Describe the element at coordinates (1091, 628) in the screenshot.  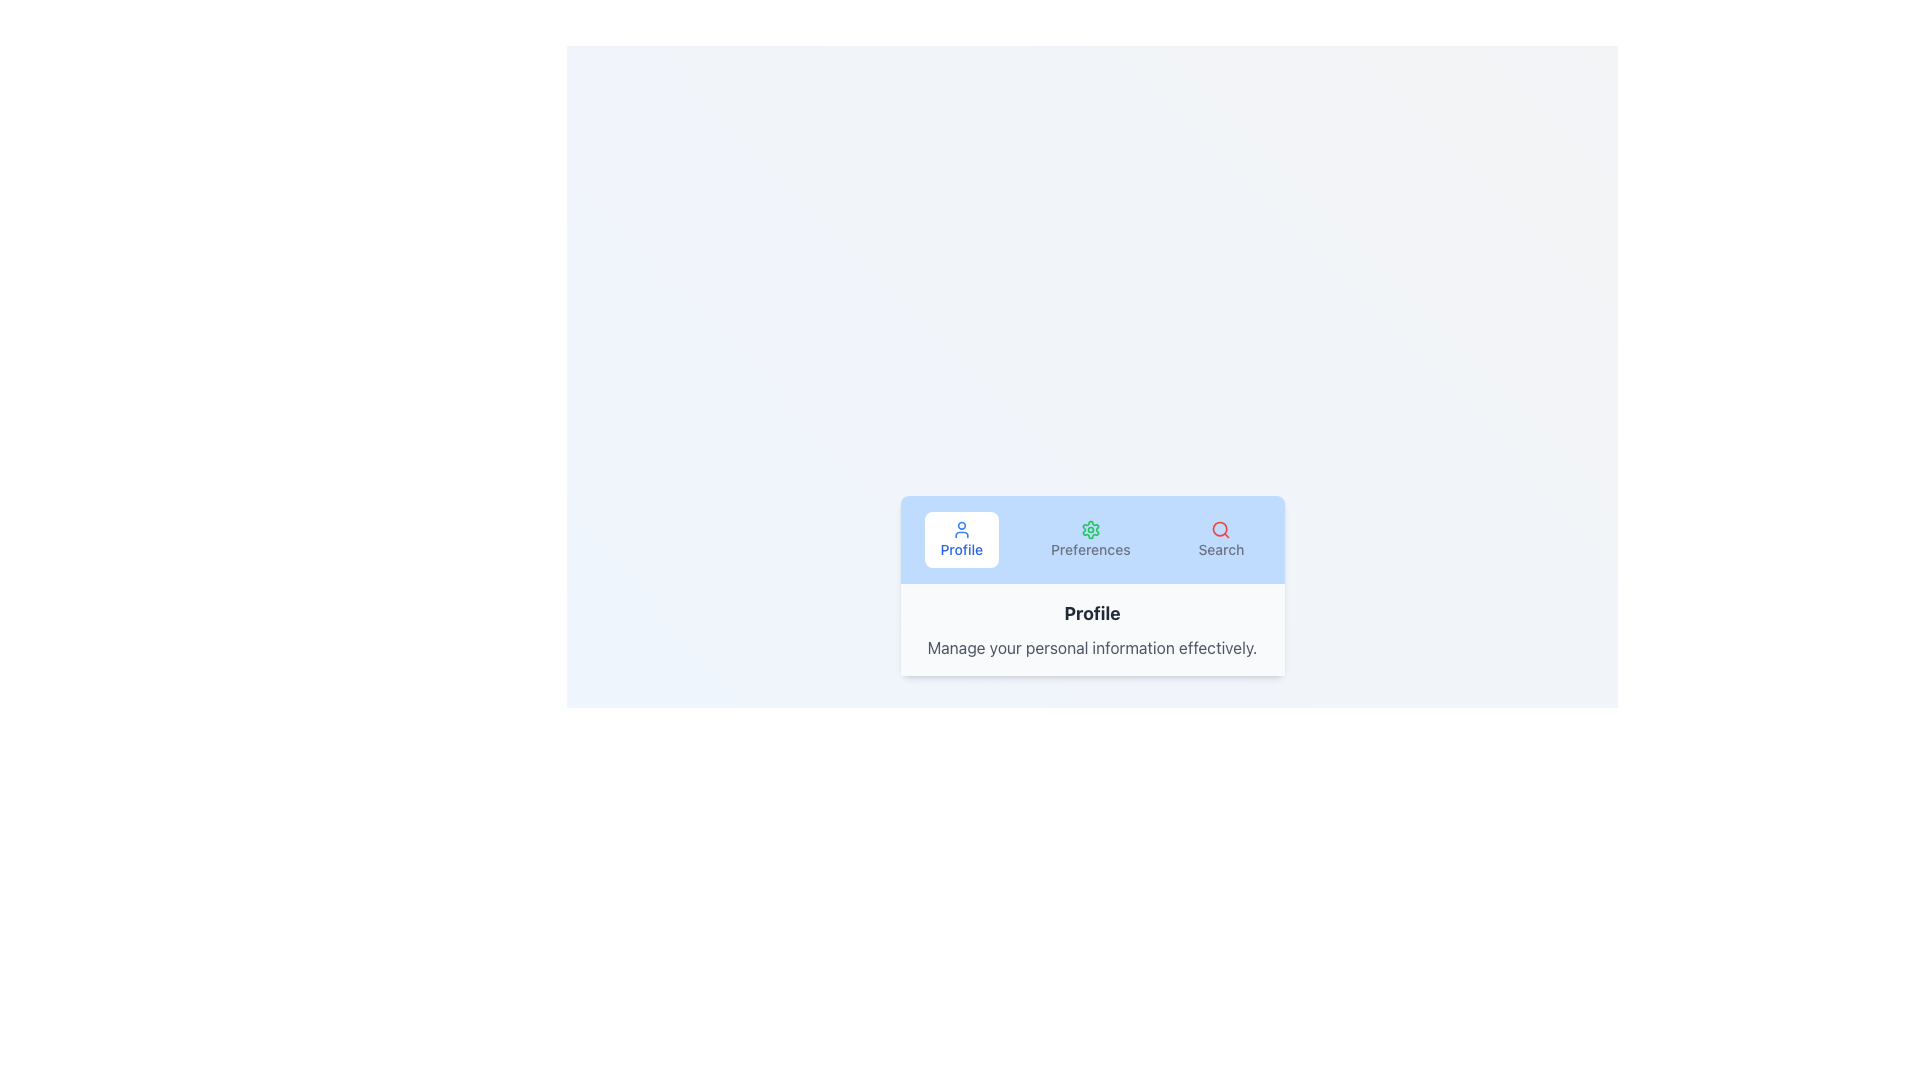
I see `text from the Information block labeled 'Profile' which contains the description 'Manage your personal information effectively.'` at that location.